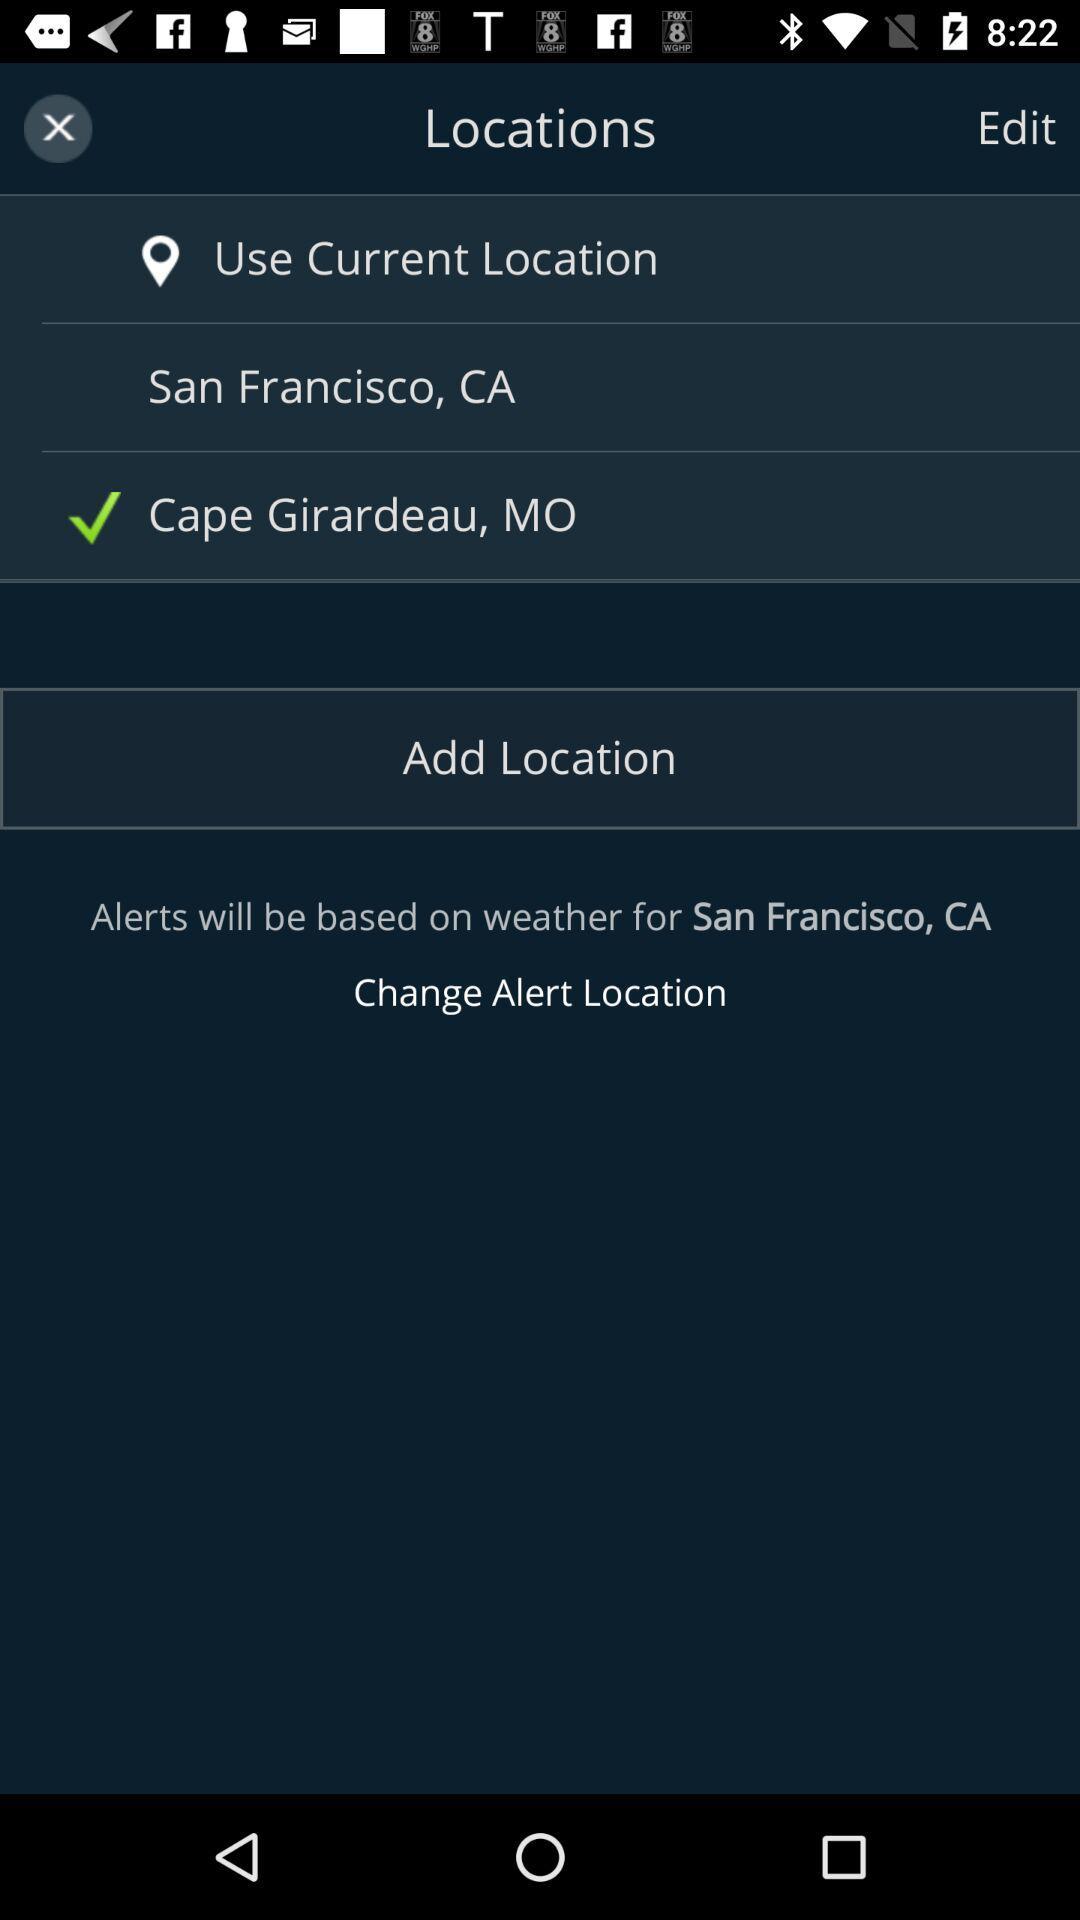 The height and width of the screenshot is (1920, 1080). What do you see at coordinates (547, 515) in the screenshot?
I see `the second location below san franciscoca` at bounding box center [547, 515].